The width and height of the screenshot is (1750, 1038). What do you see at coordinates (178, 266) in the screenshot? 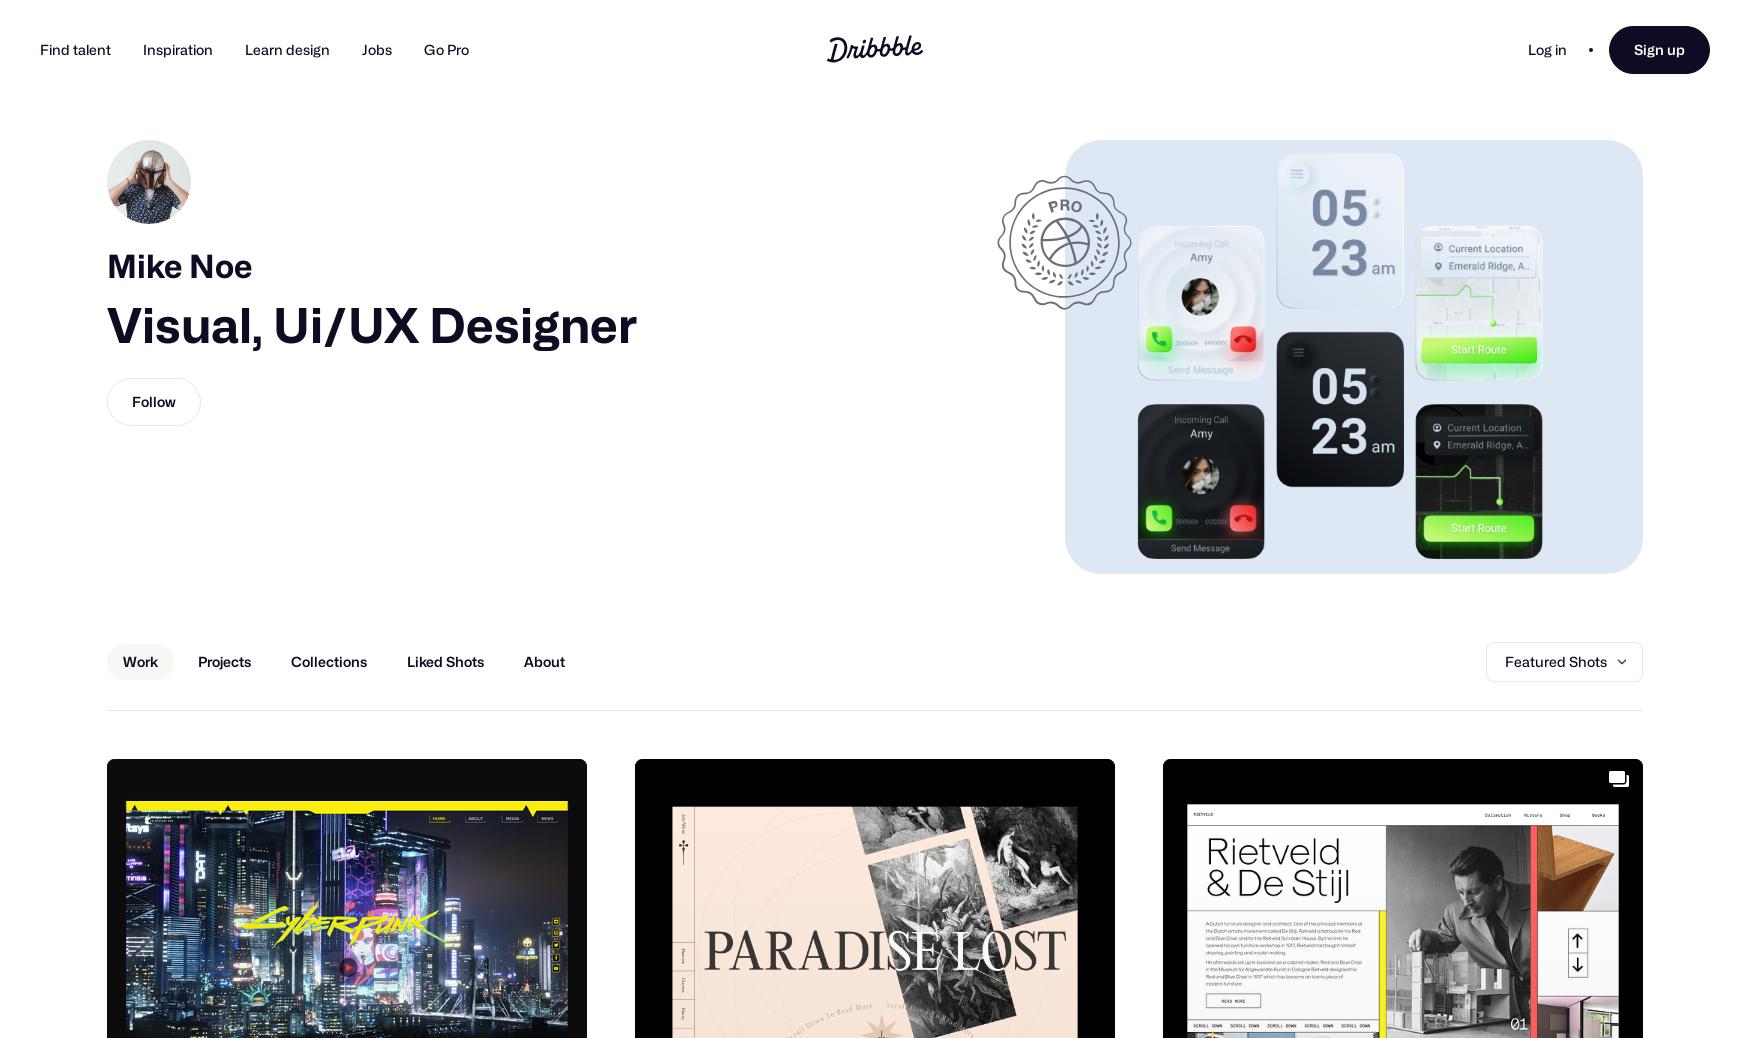
I see `'Mike Noe'` at bounding box center [178, 266].